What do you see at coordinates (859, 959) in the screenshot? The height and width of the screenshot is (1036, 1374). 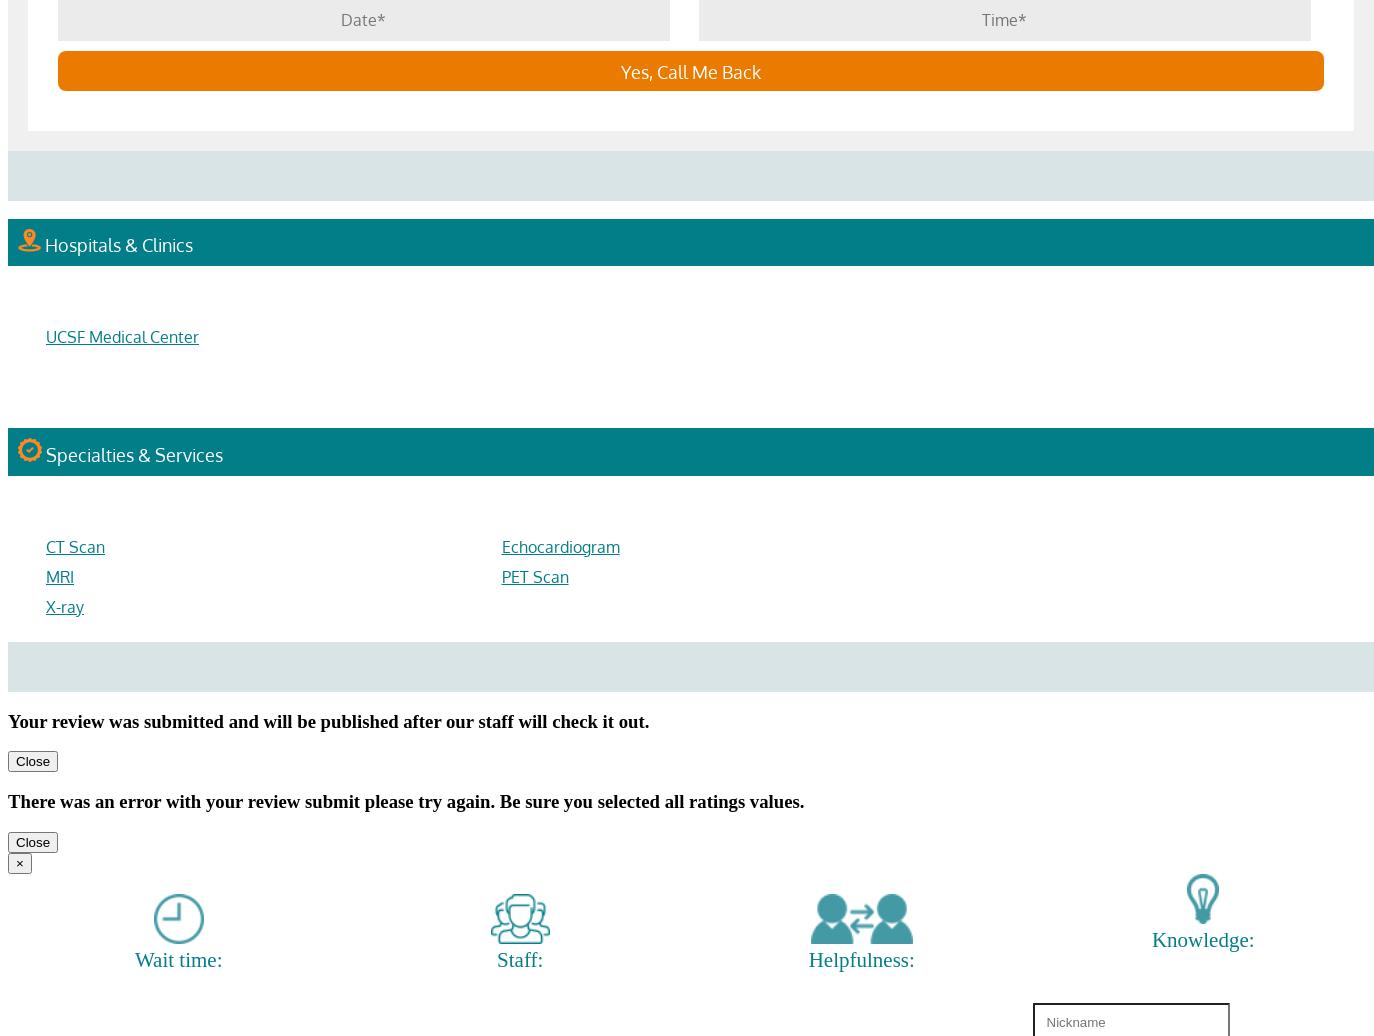 I see `'Helpfulness:'` at bounding box center [859, 959].